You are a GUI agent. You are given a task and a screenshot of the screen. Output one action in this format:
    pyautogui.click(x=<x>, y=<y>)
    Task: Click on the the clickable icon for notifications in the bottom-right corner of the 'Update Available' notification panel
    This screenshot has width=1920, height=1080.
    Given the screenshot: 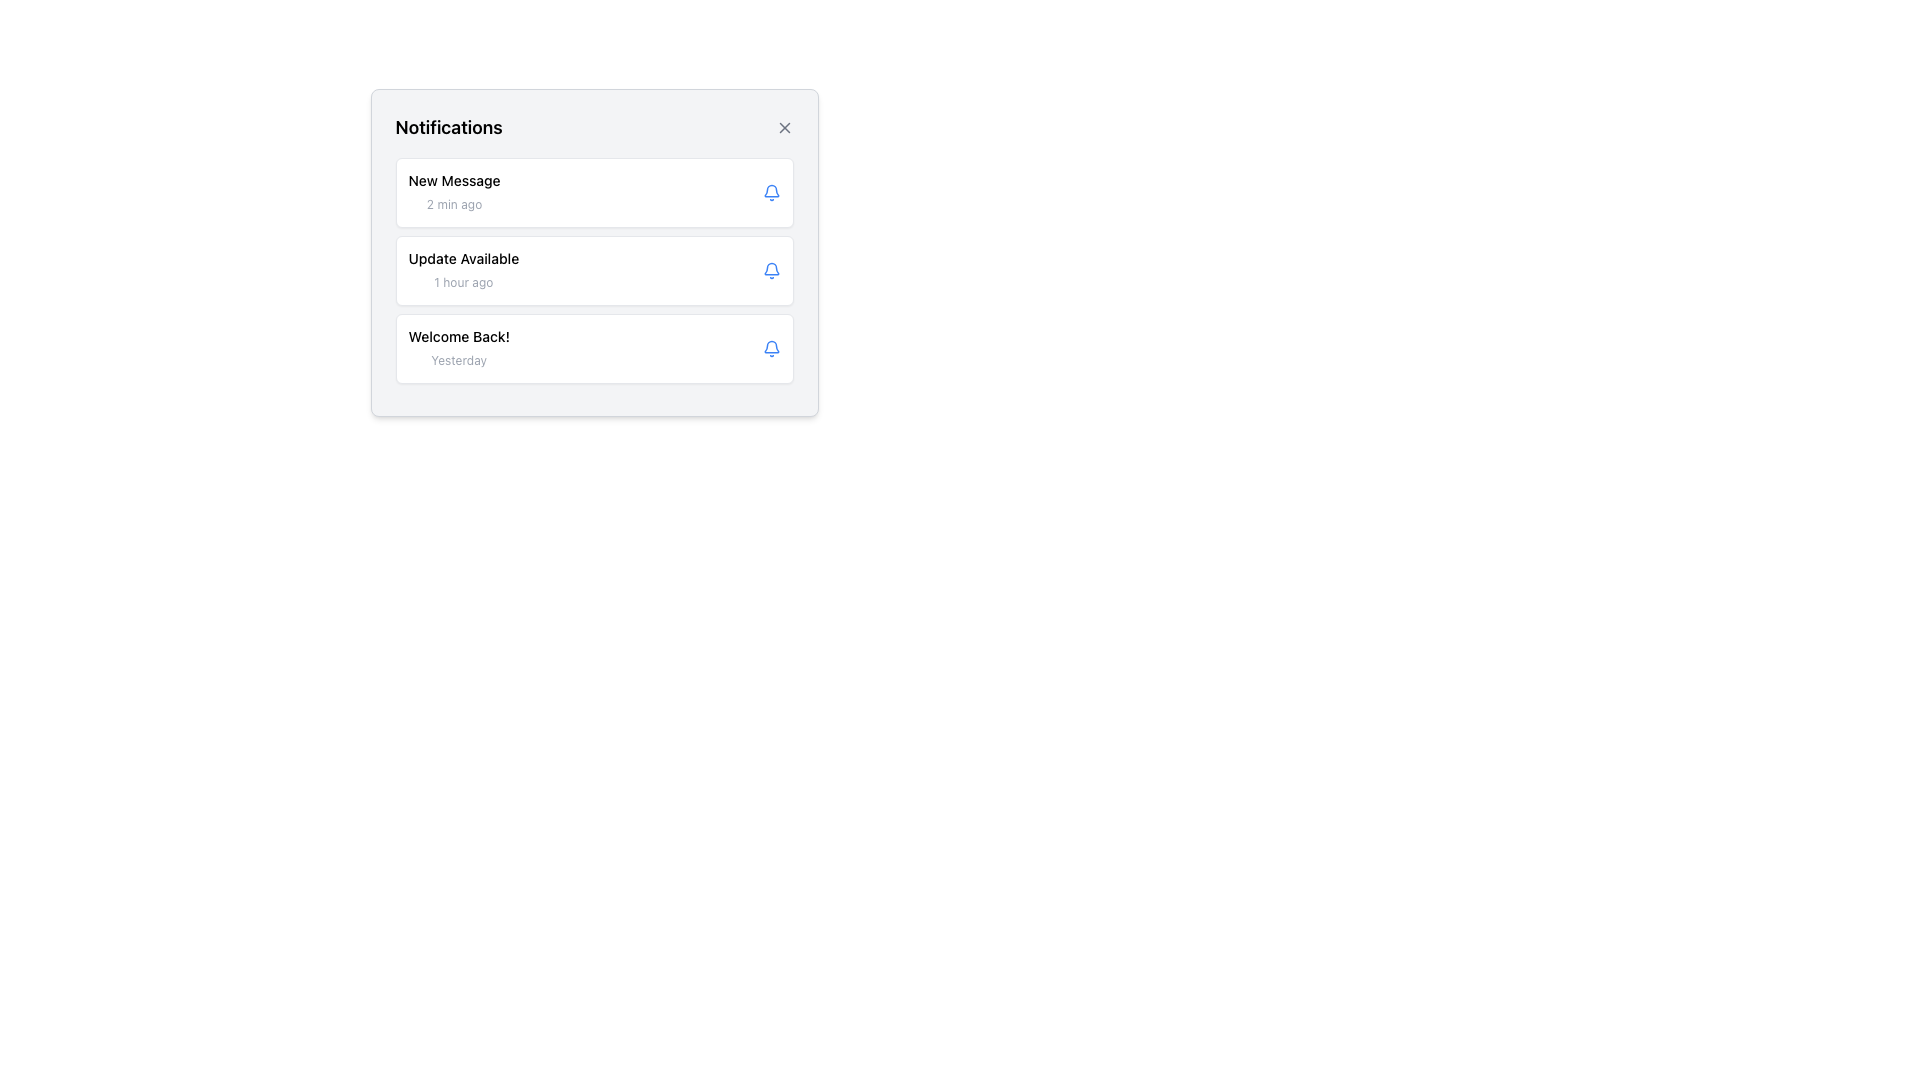 What is the action you would take?
    pyautogui.click(x=770, y=270)
    